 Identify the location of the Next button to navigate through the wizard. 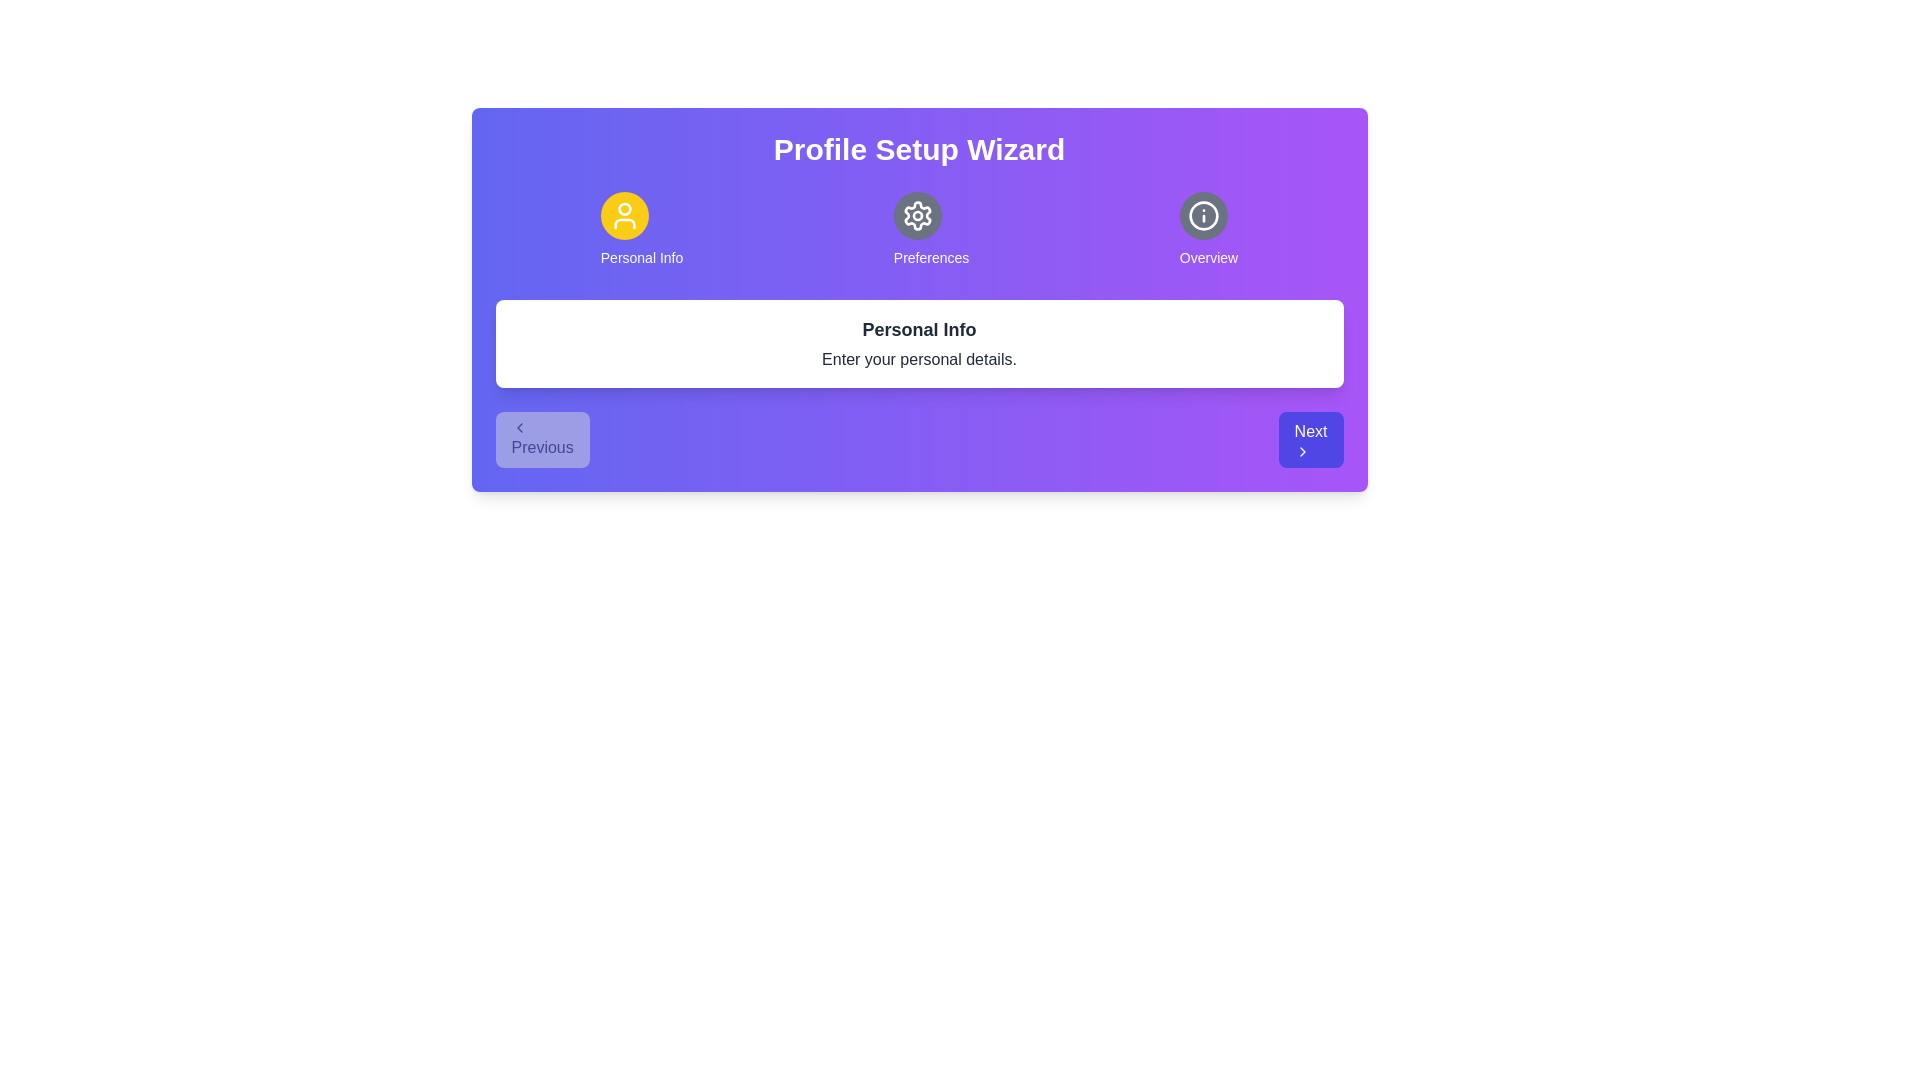
(1310, 438).